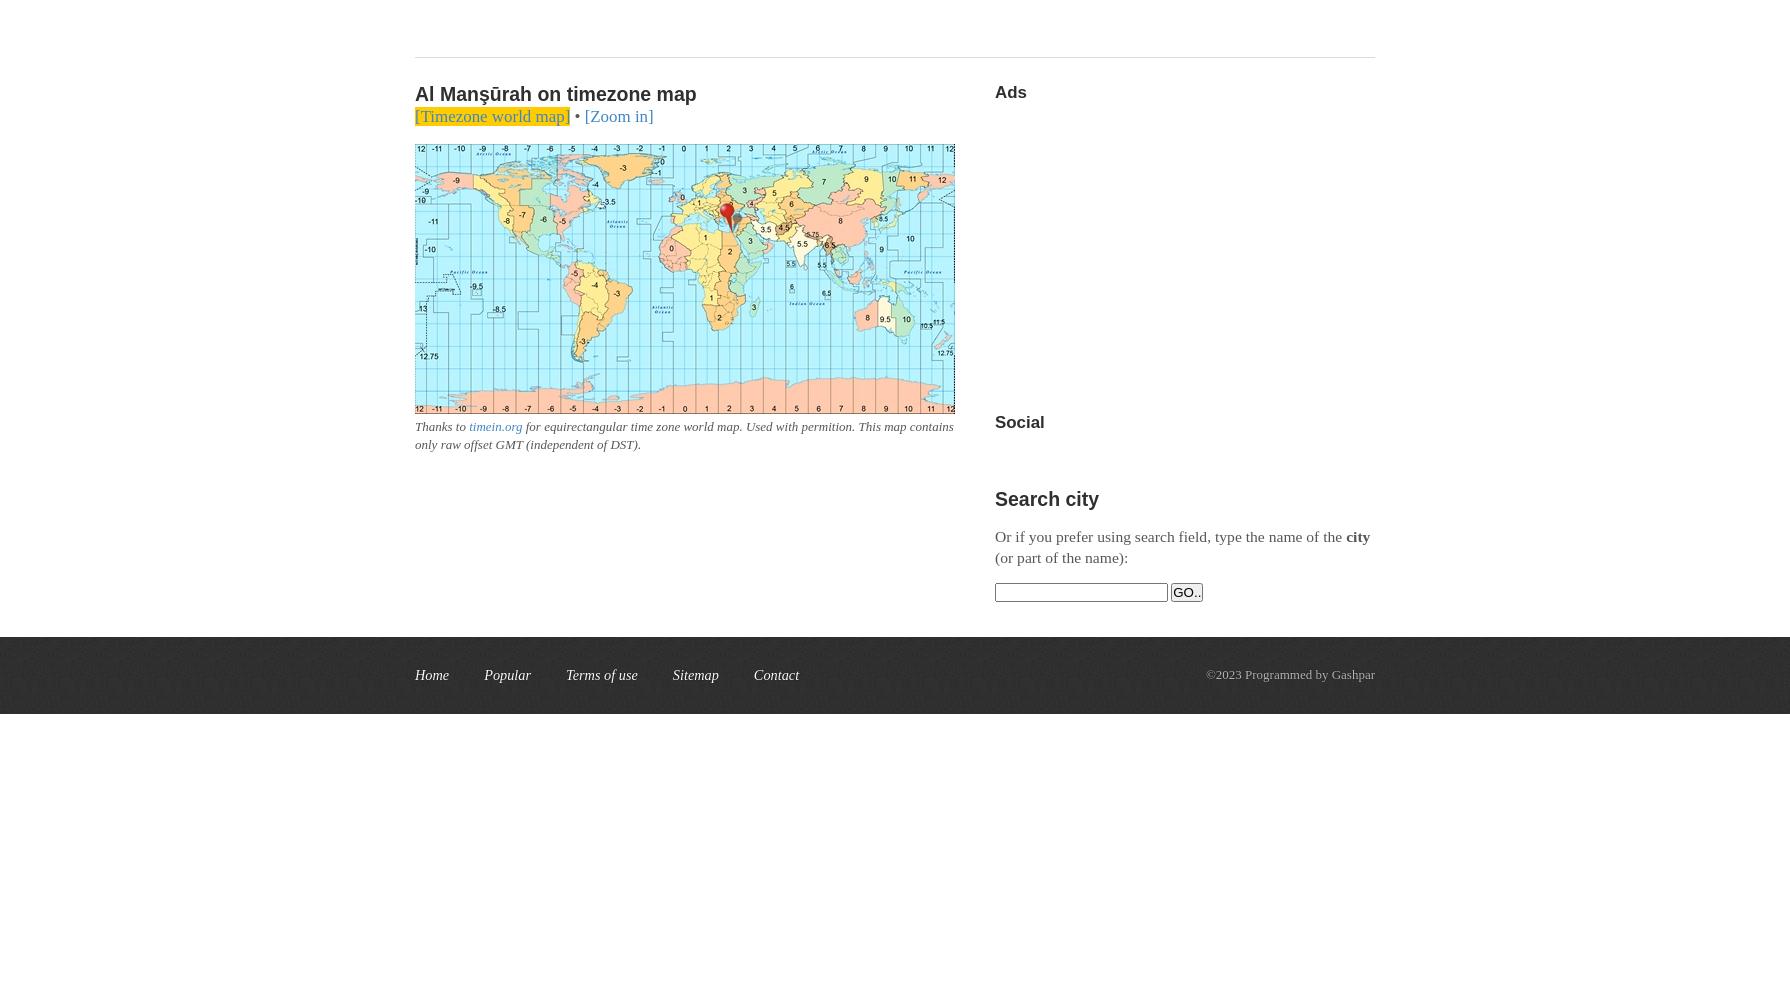  What do you see at coordinates (1061, 557) in the screenshot?
I see `'(or part of the name):'` at bounding box center [1061, 557].